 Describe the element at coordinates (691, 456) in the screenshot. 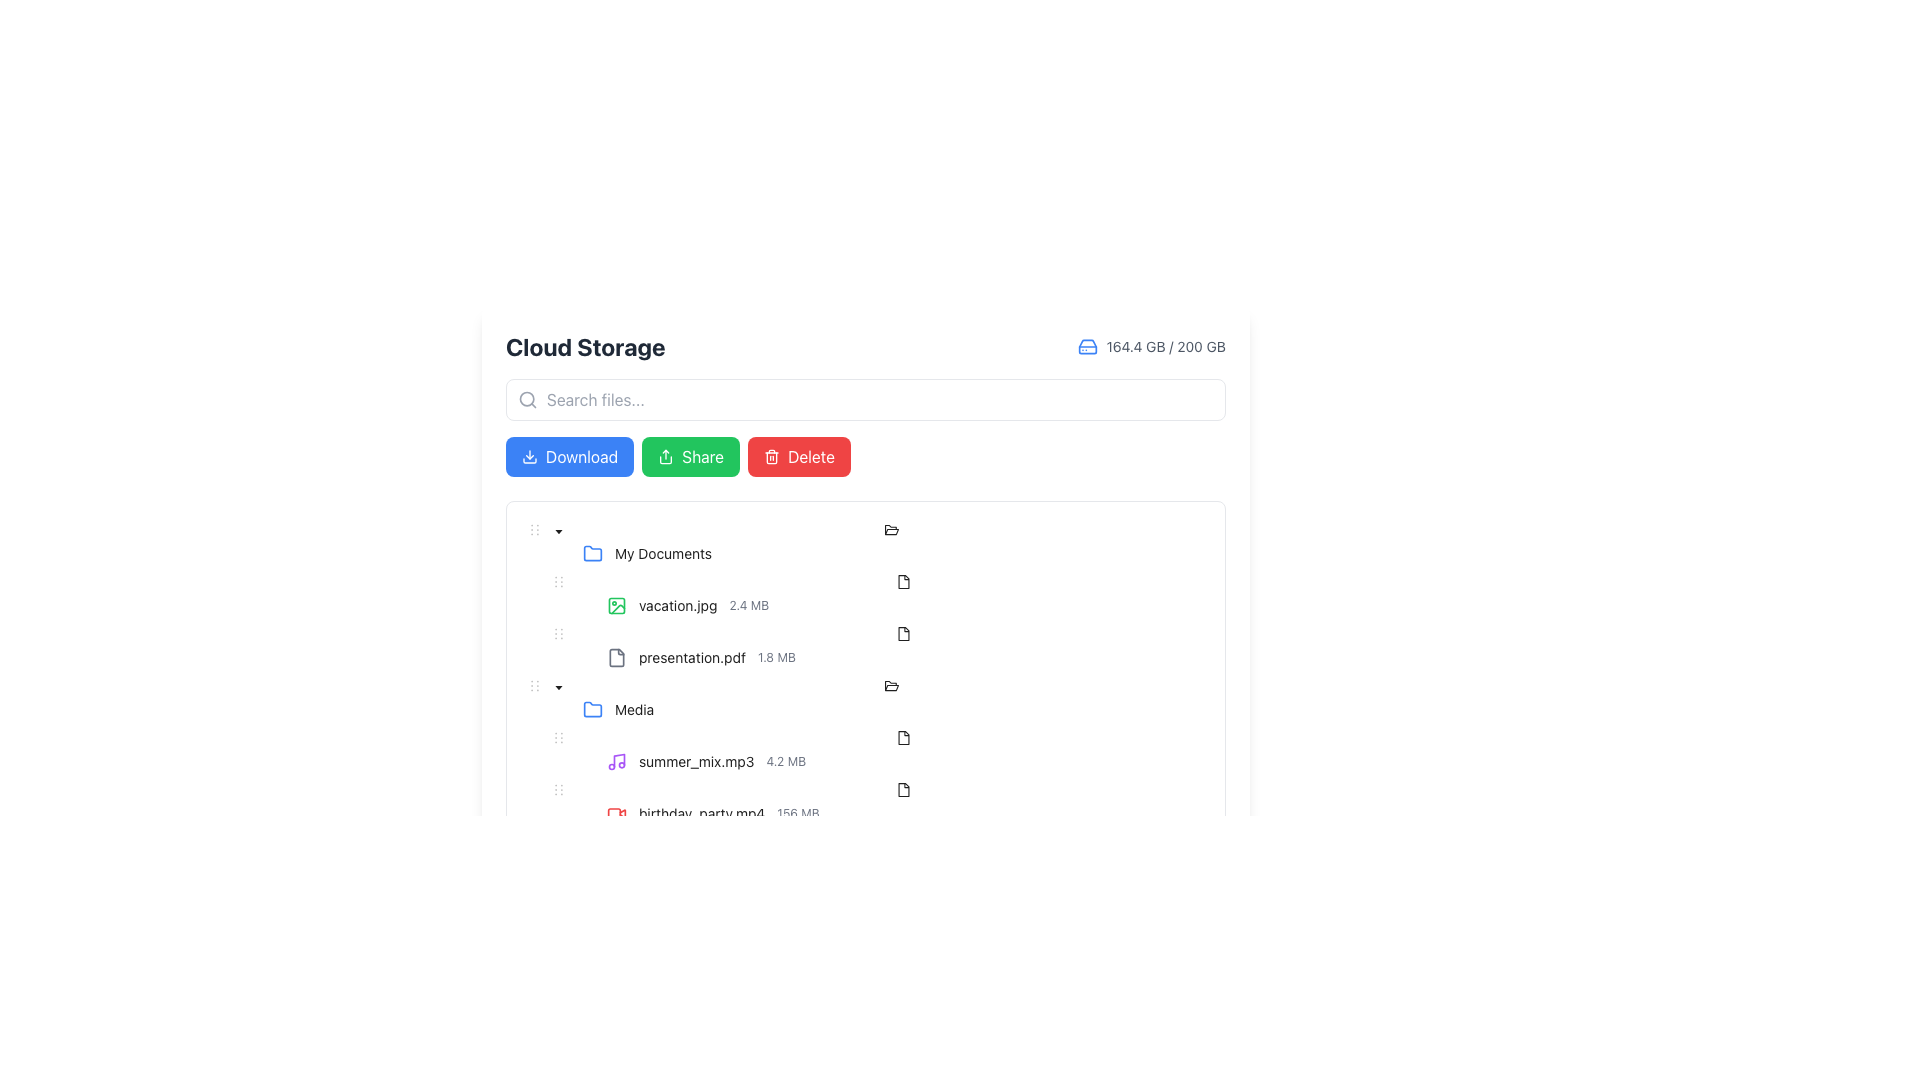

I see `the green 'Share' button located between the 'Download' and 'Delete' buttons` at that location.